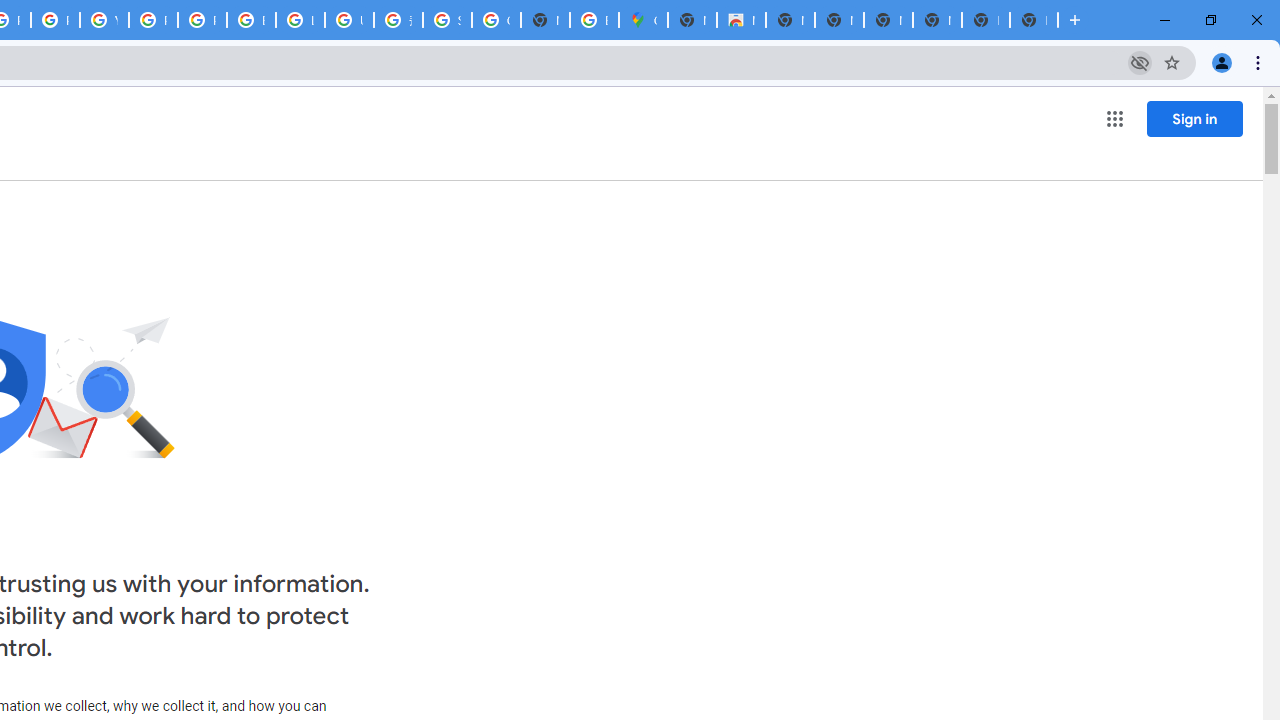 The height and width of the screenshot is (720, 1280). Describe the element at coordinates (593, 20) in the screenshot. I see `'Explore new street-level details - Google Maps Help'` at that location.